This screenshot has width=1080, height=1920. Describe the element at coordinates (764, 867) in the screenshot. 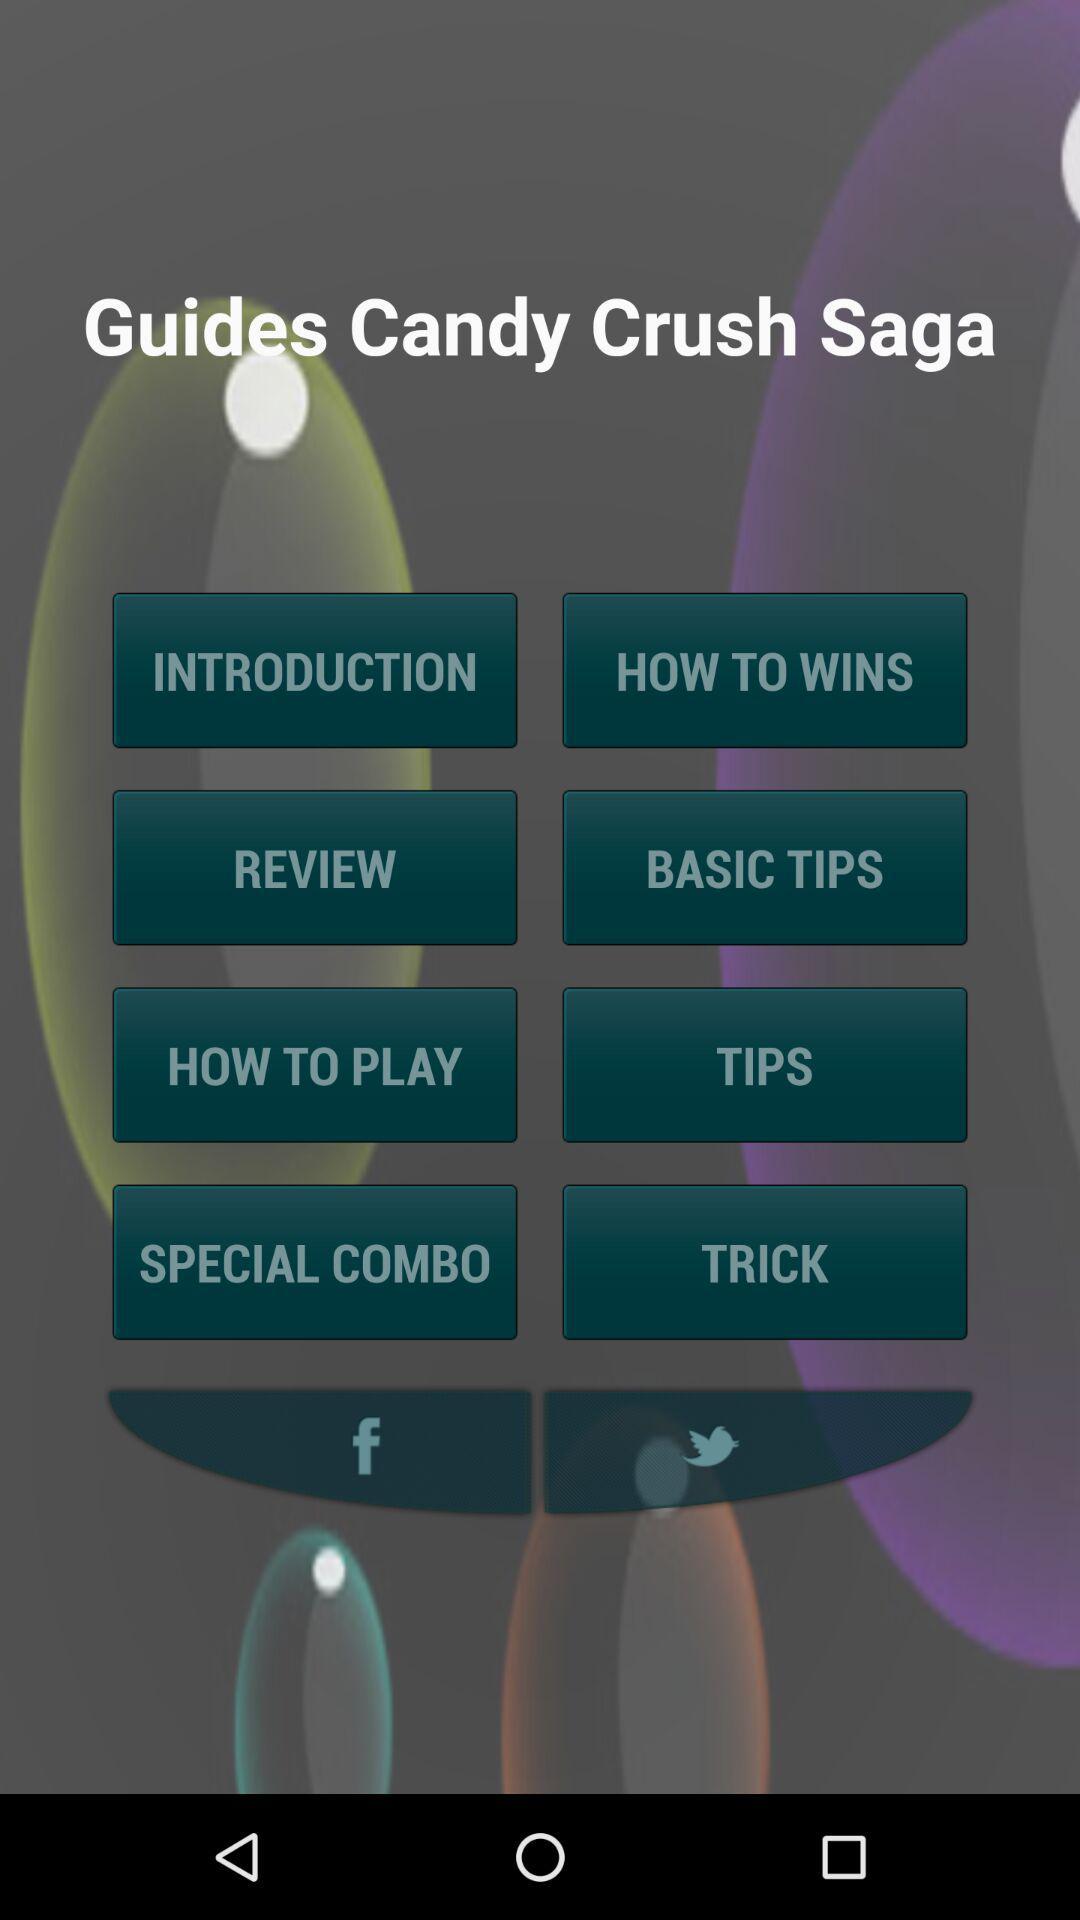

I see `icon next to the review icon` at that location.